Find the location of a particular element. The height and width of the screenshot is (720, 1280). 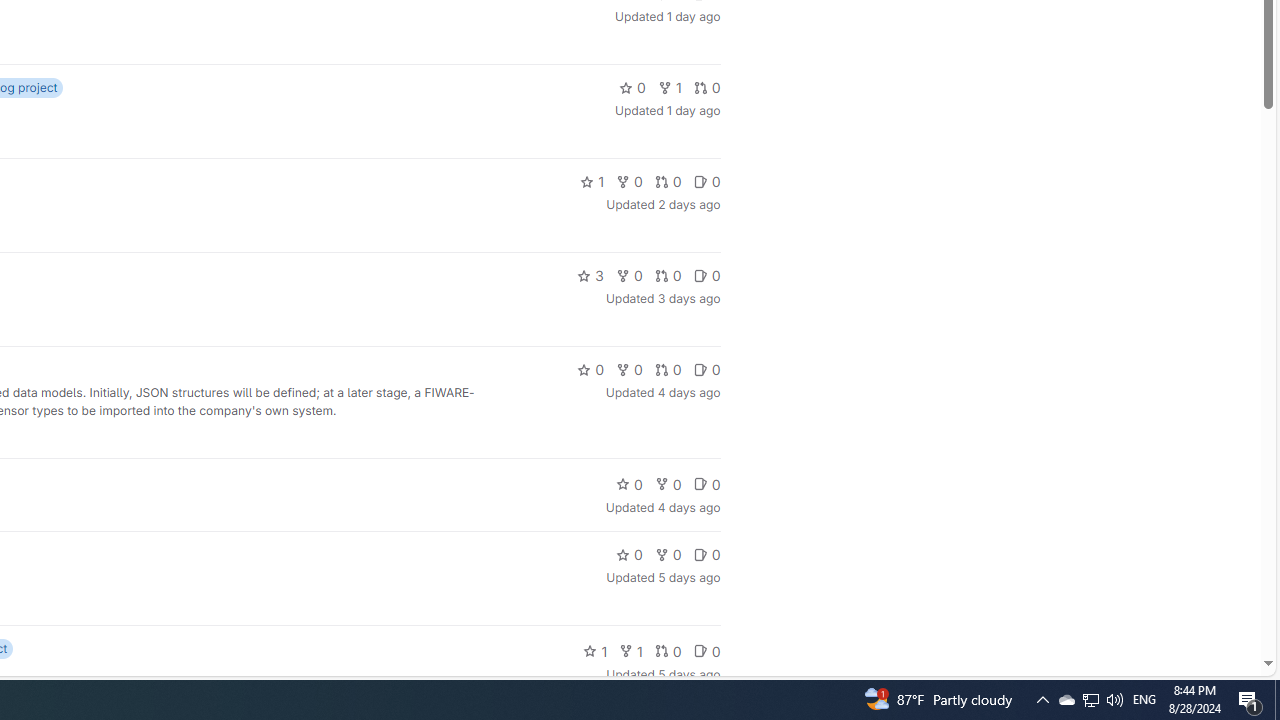

'3' is located at coordinates (589, 276).